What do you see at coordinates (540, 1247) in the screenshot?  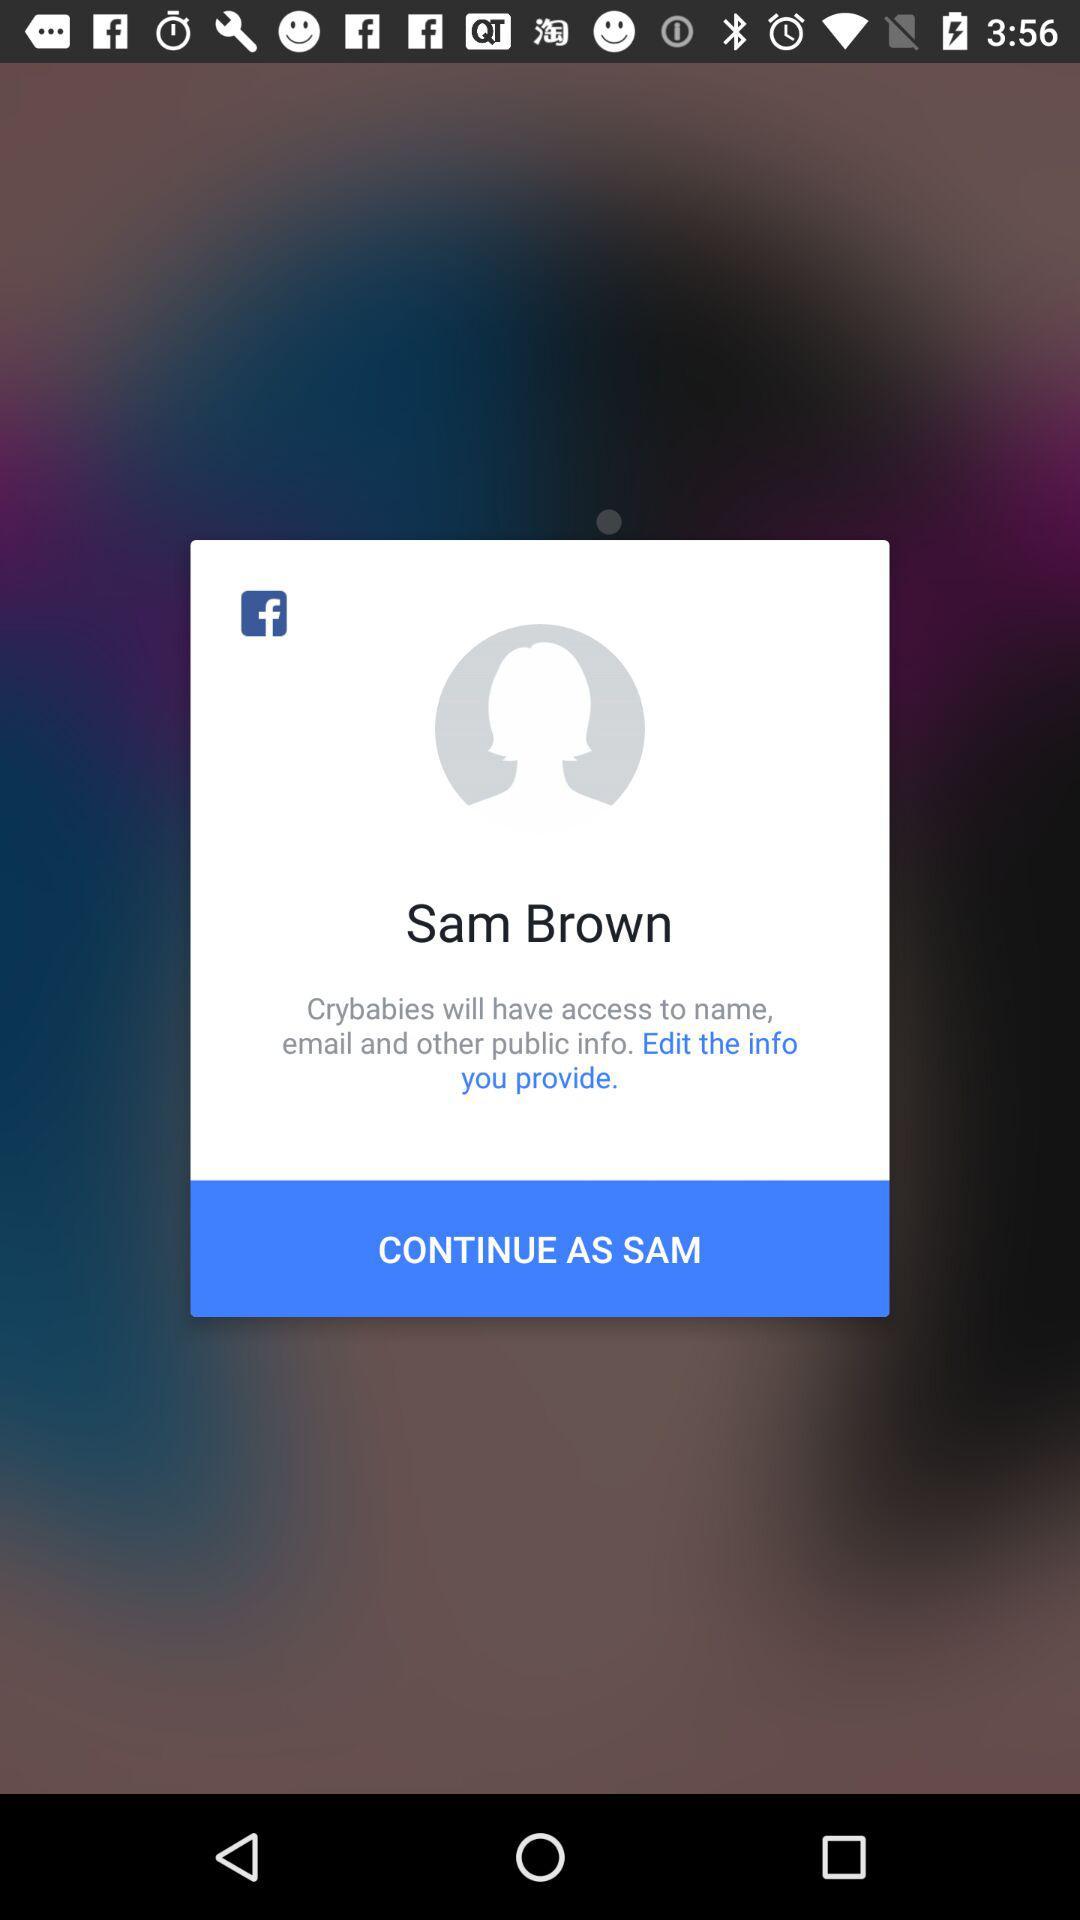 I see `the item below crybabies will have item` at bounding box center [540, 1247].